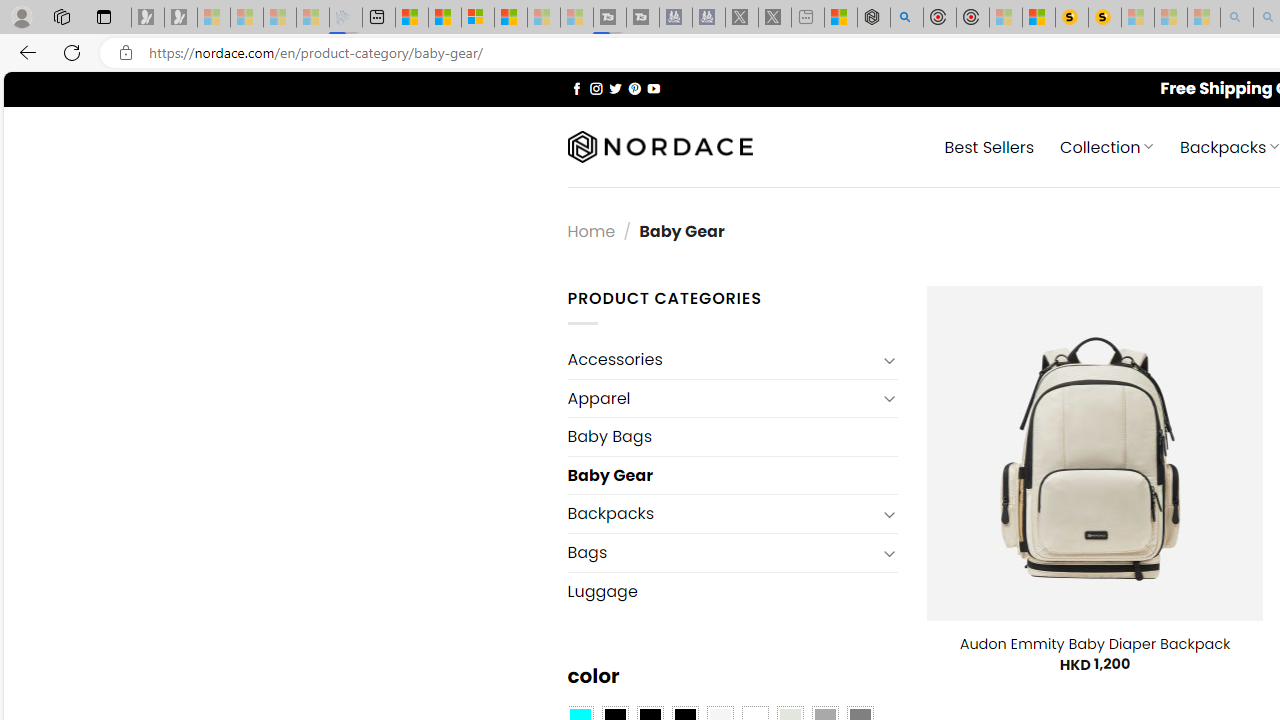 This screenshot has height=720, width=1280. I want to click on 'Baby Bags', so click(731, 436).